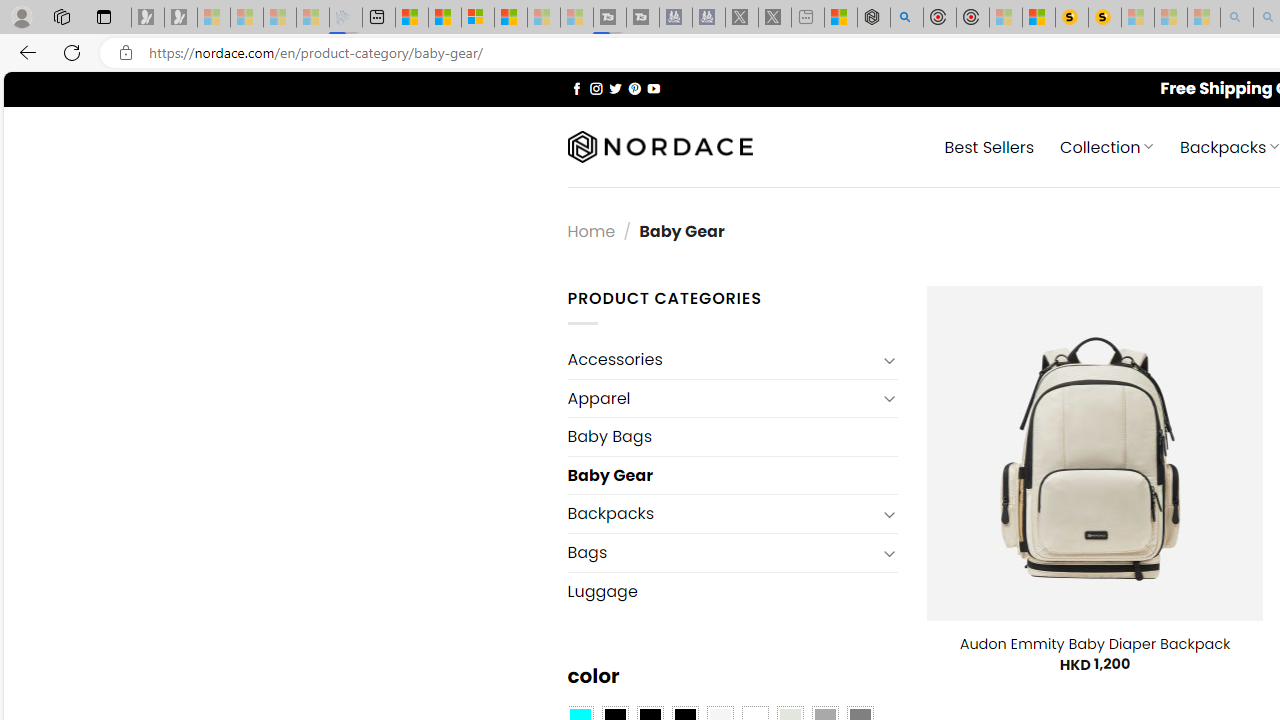 This screenshot has height=720, width=1280. I want to click on 'Baby Bags', so click(731, 436).